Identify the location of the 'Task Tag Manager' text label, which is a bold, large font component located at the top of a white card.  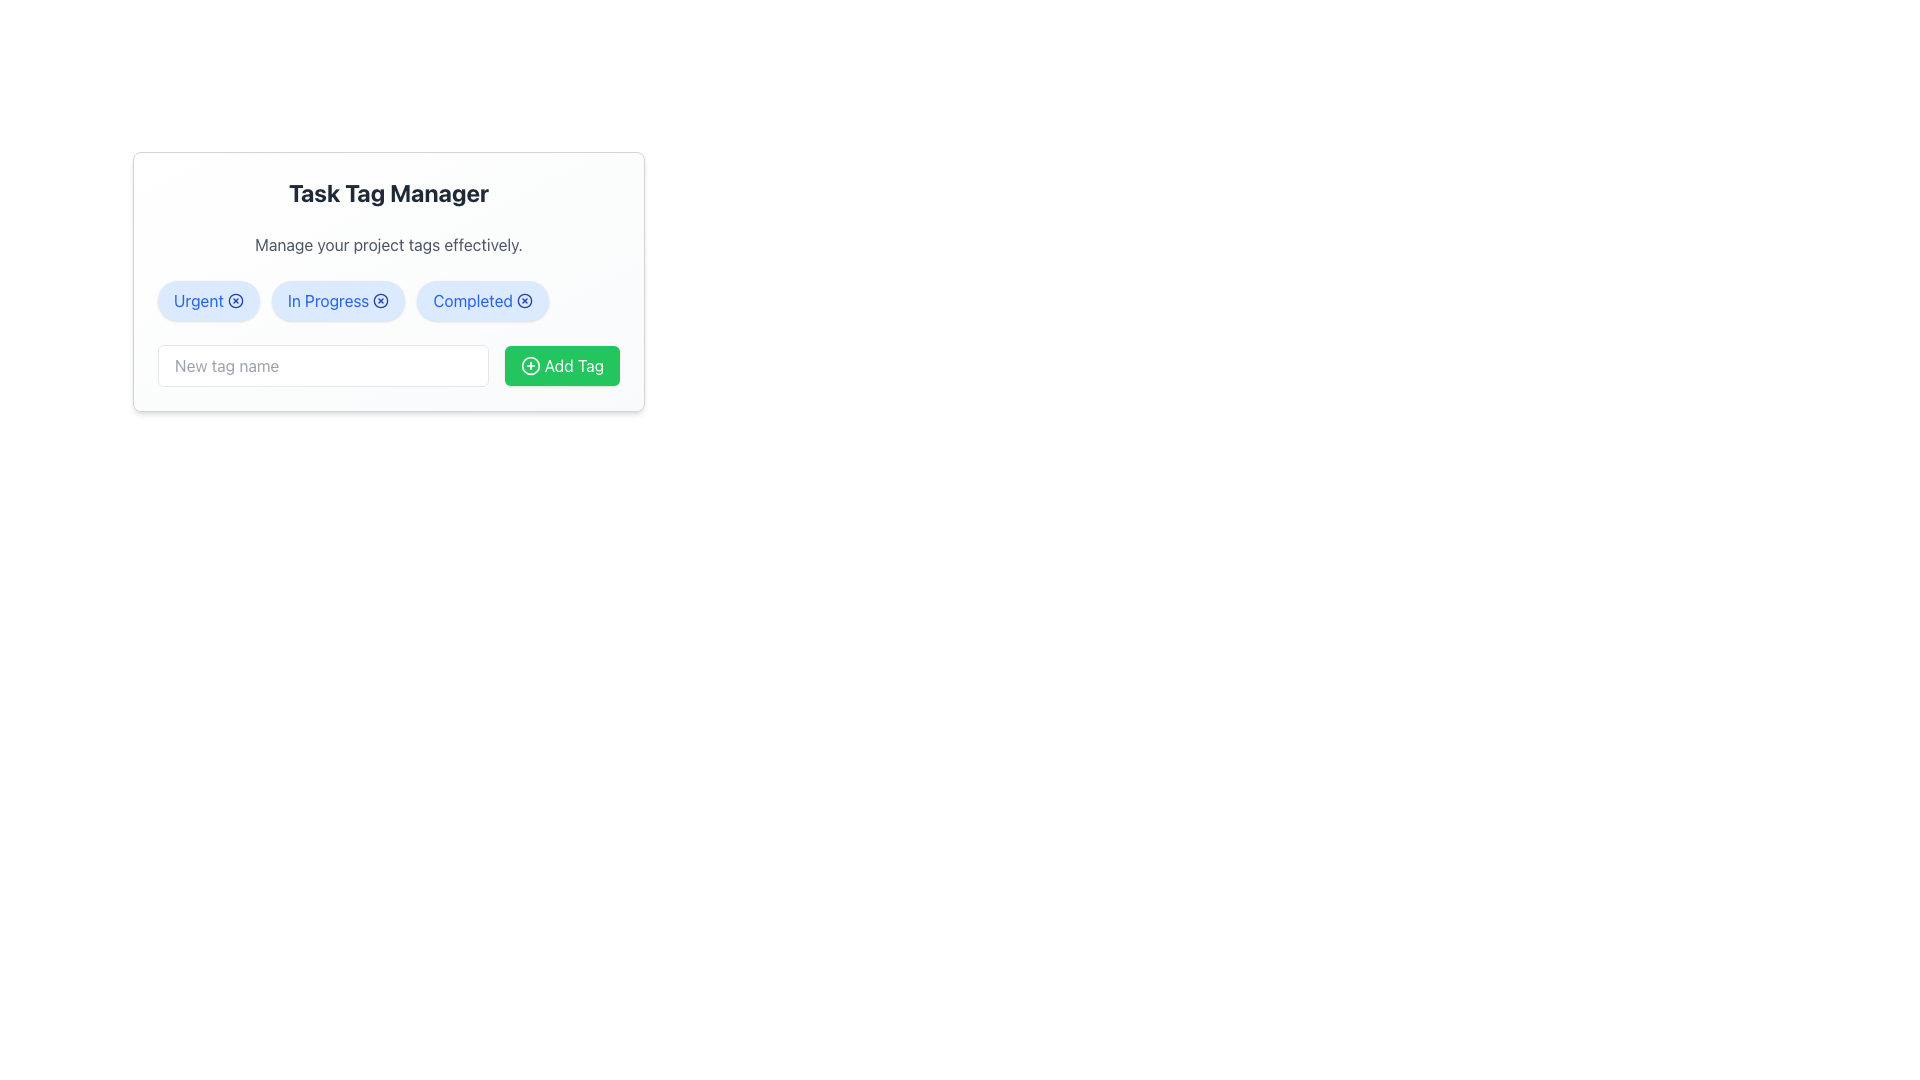
(388, 192).